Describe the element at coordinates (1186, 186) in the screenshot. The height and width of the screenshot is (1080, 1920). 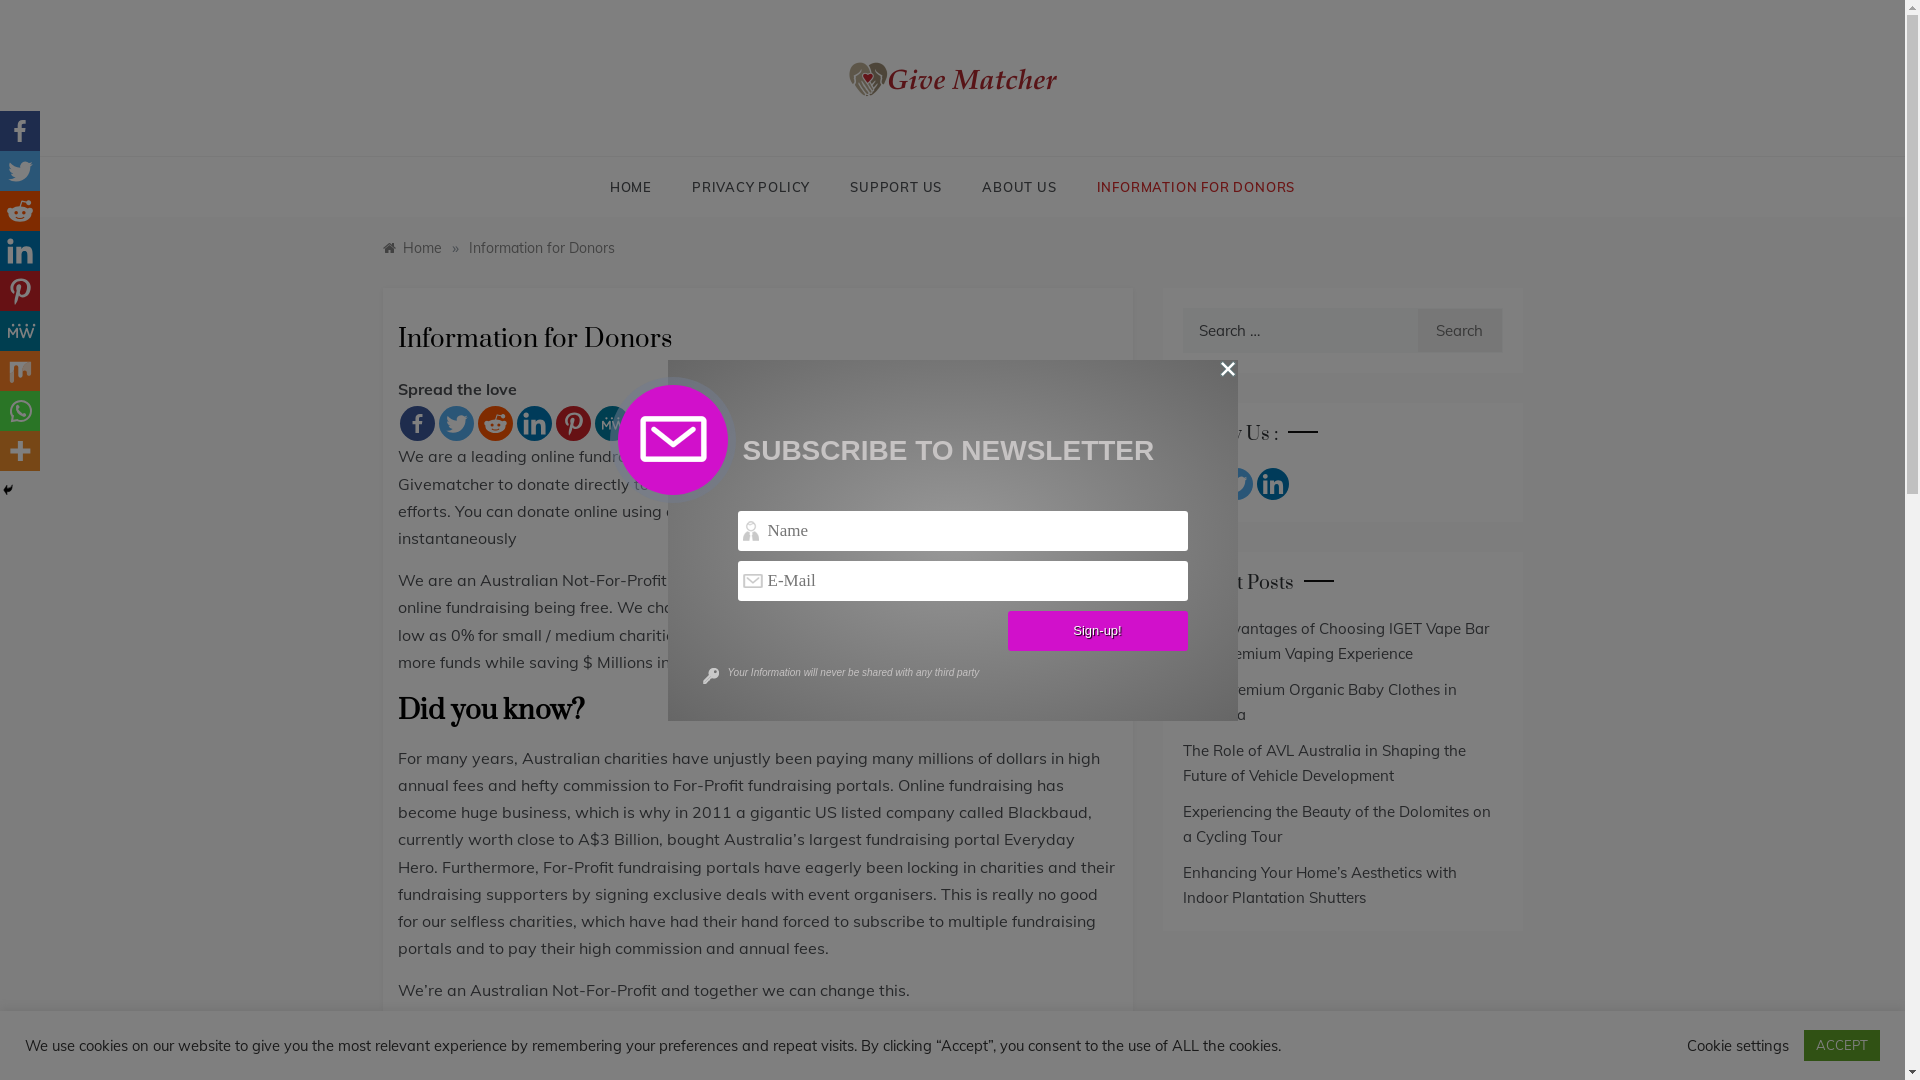
I see `'INFORMATION FOR DONORS'` at that location.